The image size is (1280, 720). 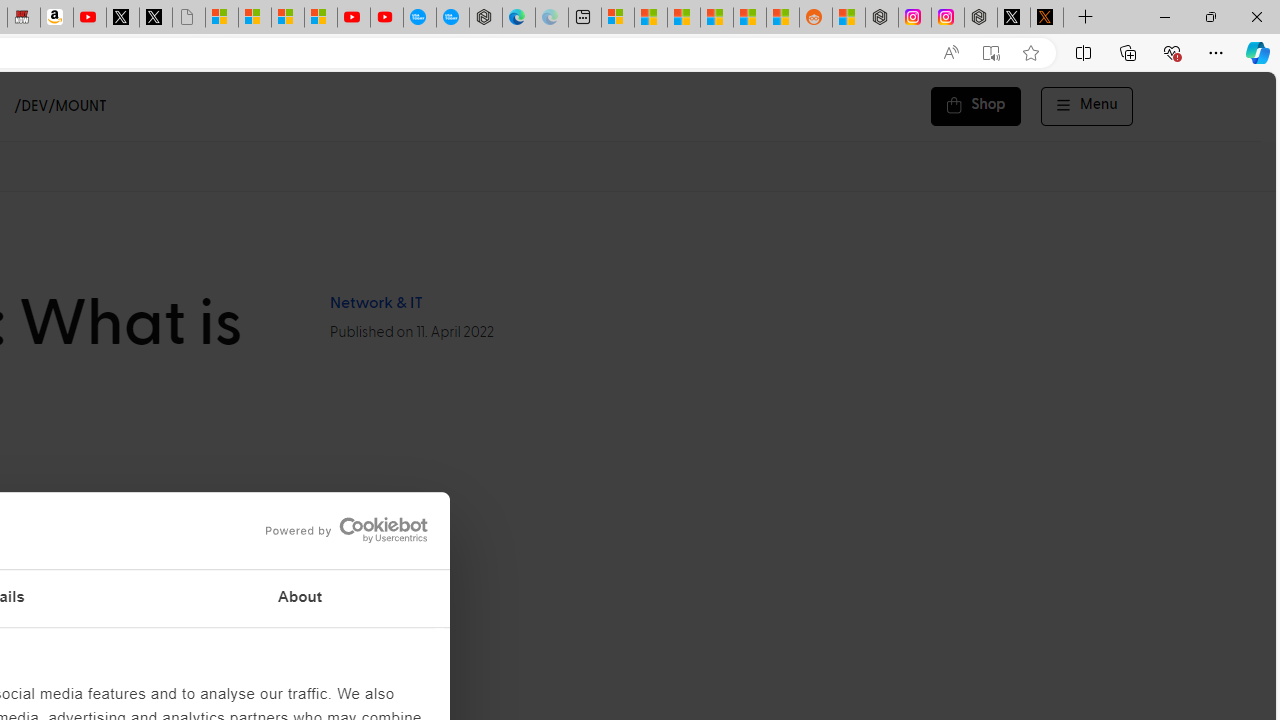 I want to click on 'logo - opens in a new window', so click(x=339, y=529).